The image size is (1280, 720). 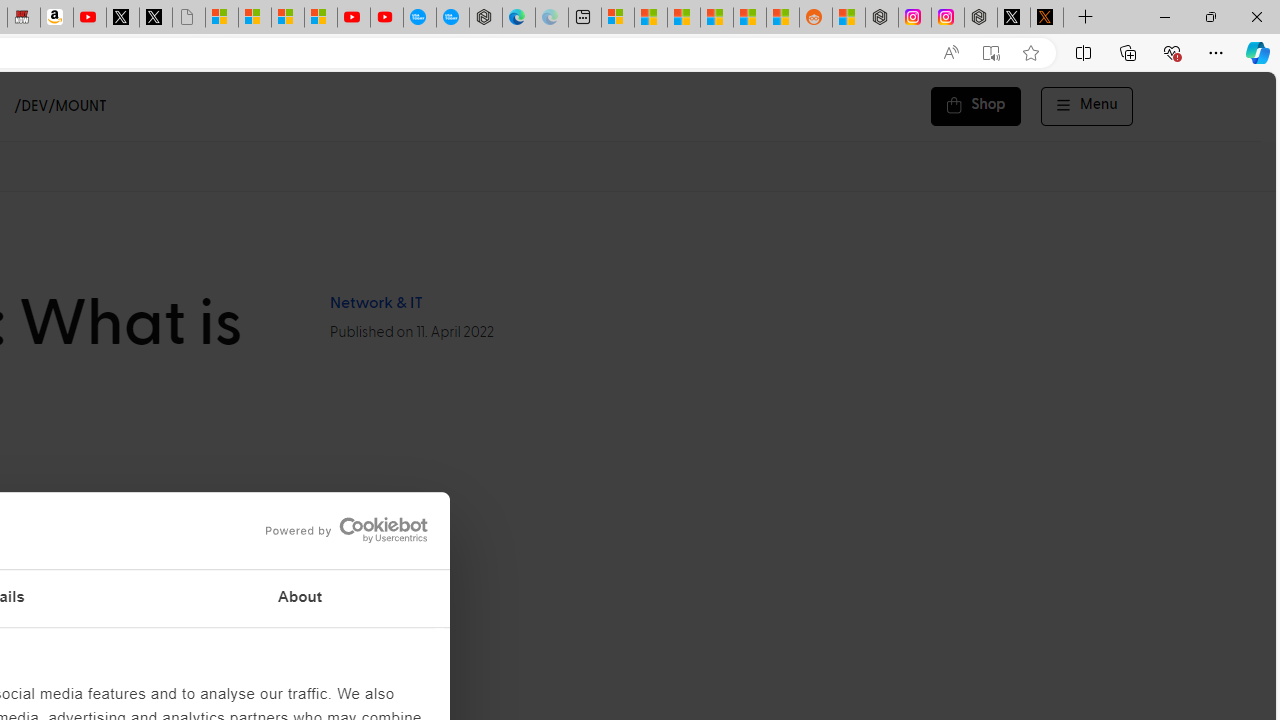 I want to click on 'logo - opens in a new window', so click(x=339, y=529).